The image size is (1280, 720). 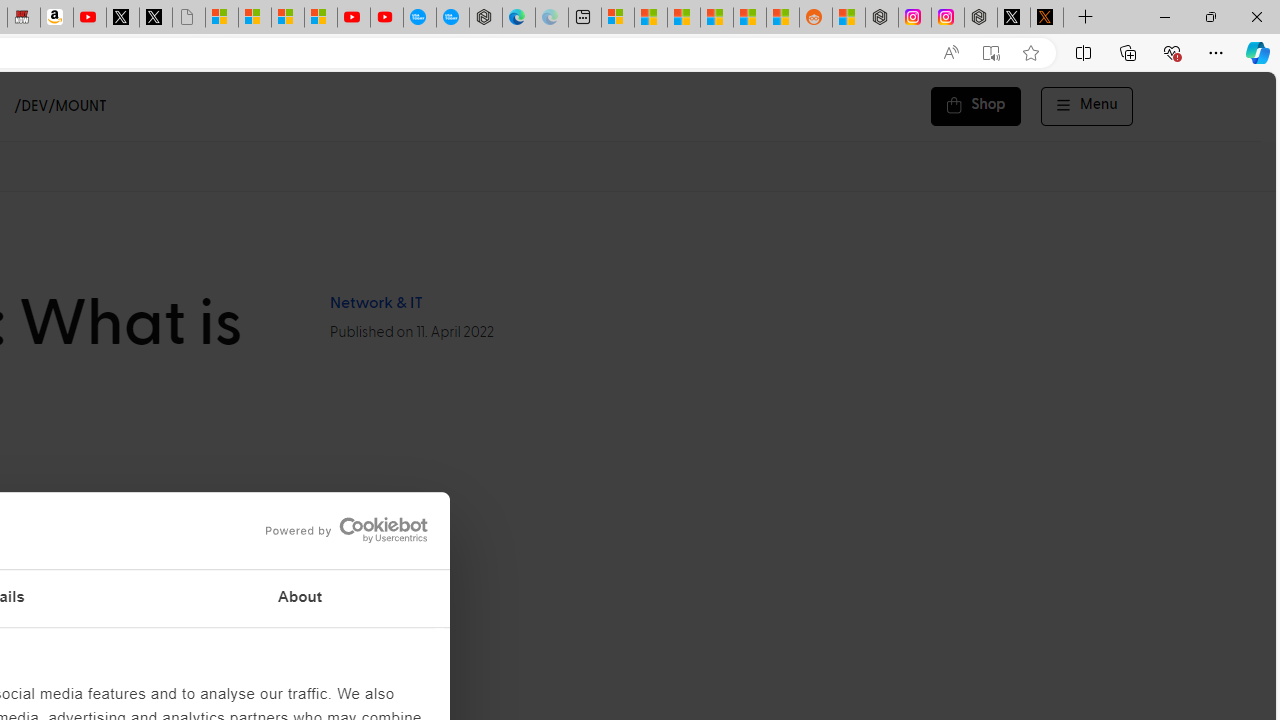 I want to click on 'logo - opens in a new window', so click(x=339, y=529).